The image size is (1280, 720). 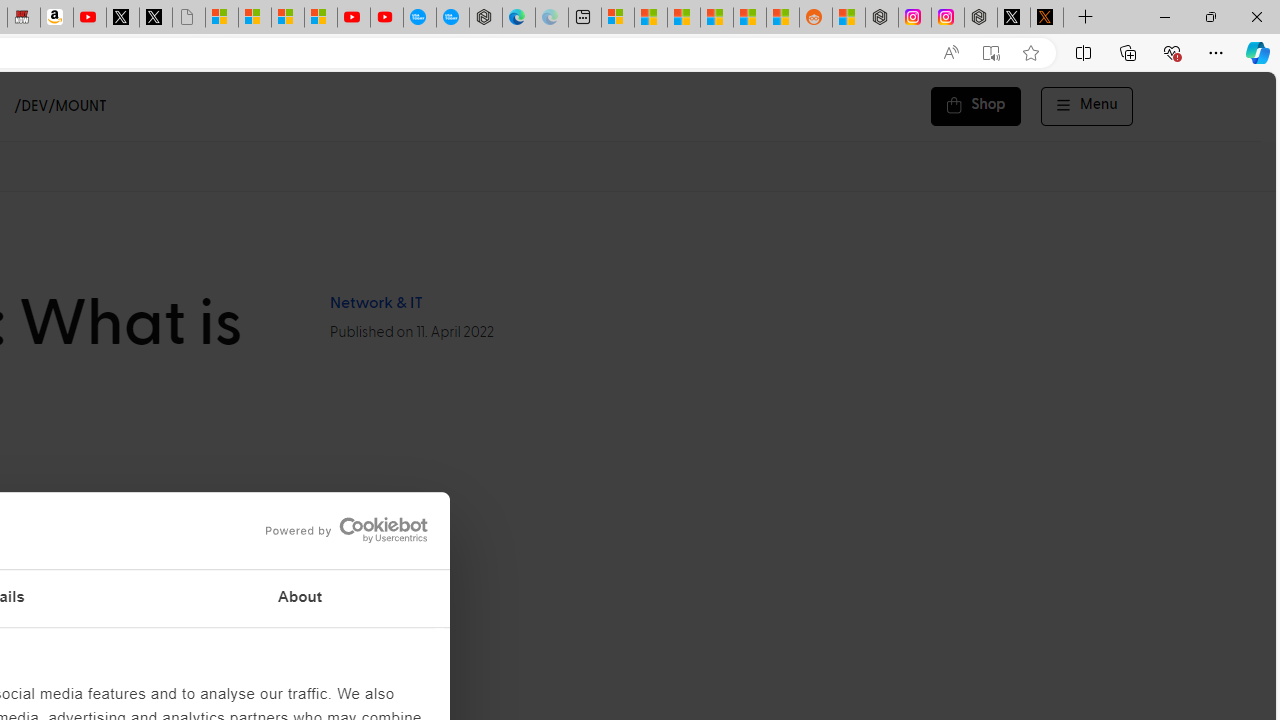 I want to click on 'logo - opens in a new window', so click(x=339, y=529).